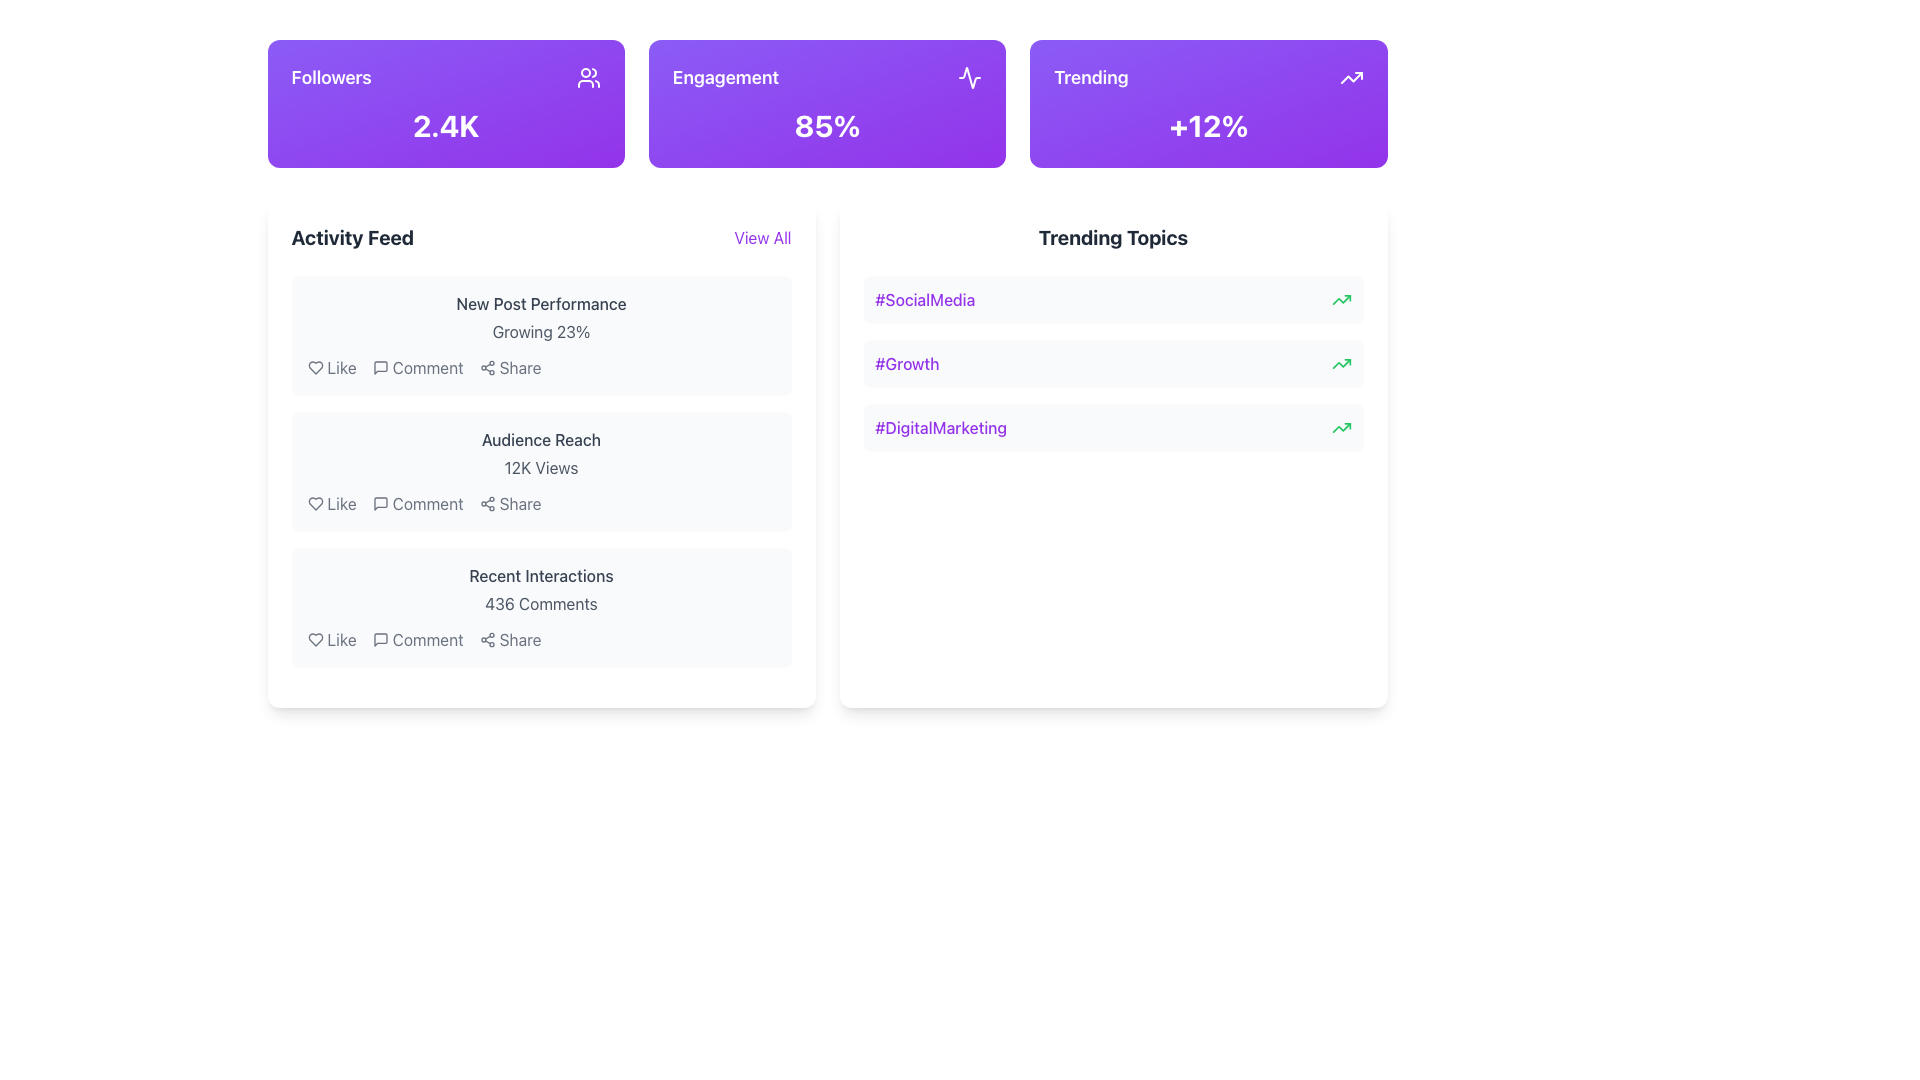 The height and width of the screenshot is (1080, 1920). I want to click on the 'Like' button located in the 'Activity Feed' section, which is the first option in the second row corresponding to the 'Audience Reach' feed item, so click(332, 503).